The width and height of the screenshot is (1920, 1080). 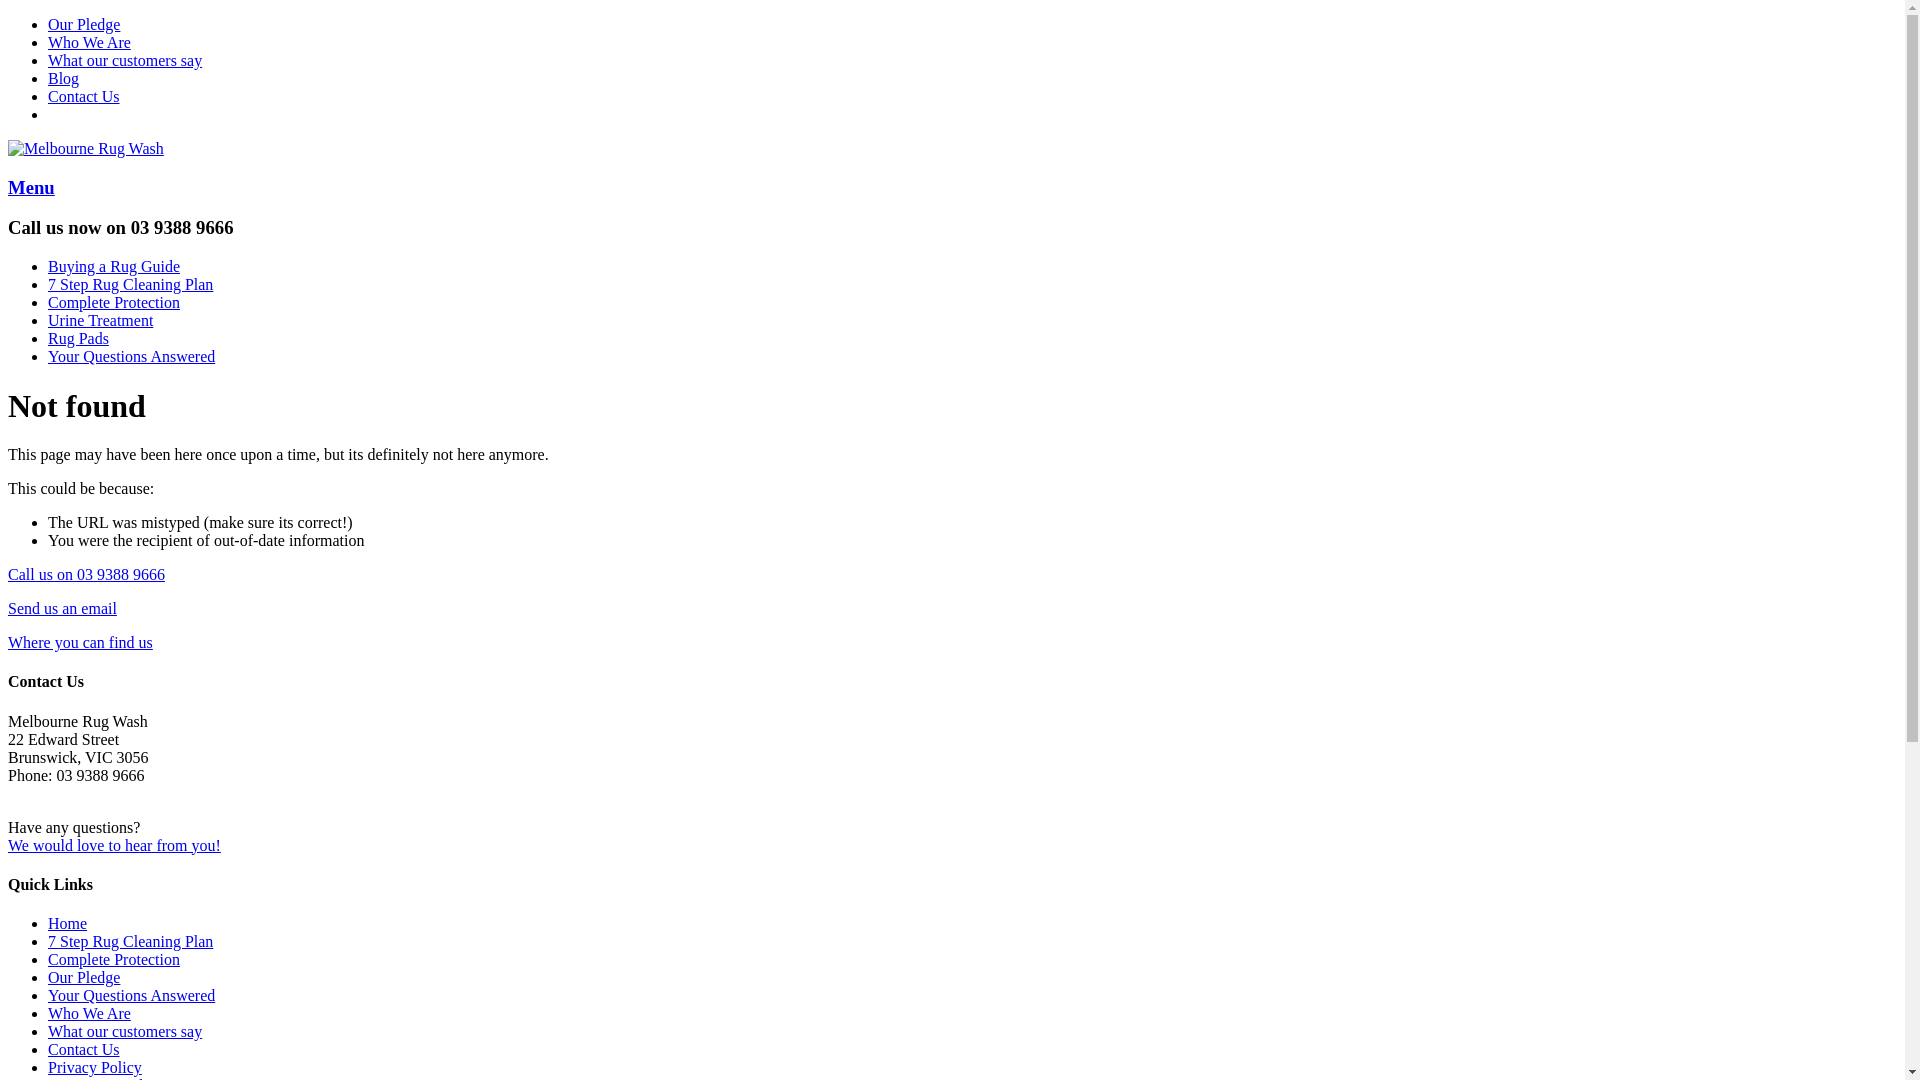 I want to click on 'Blog', so click(x=63, y=77).